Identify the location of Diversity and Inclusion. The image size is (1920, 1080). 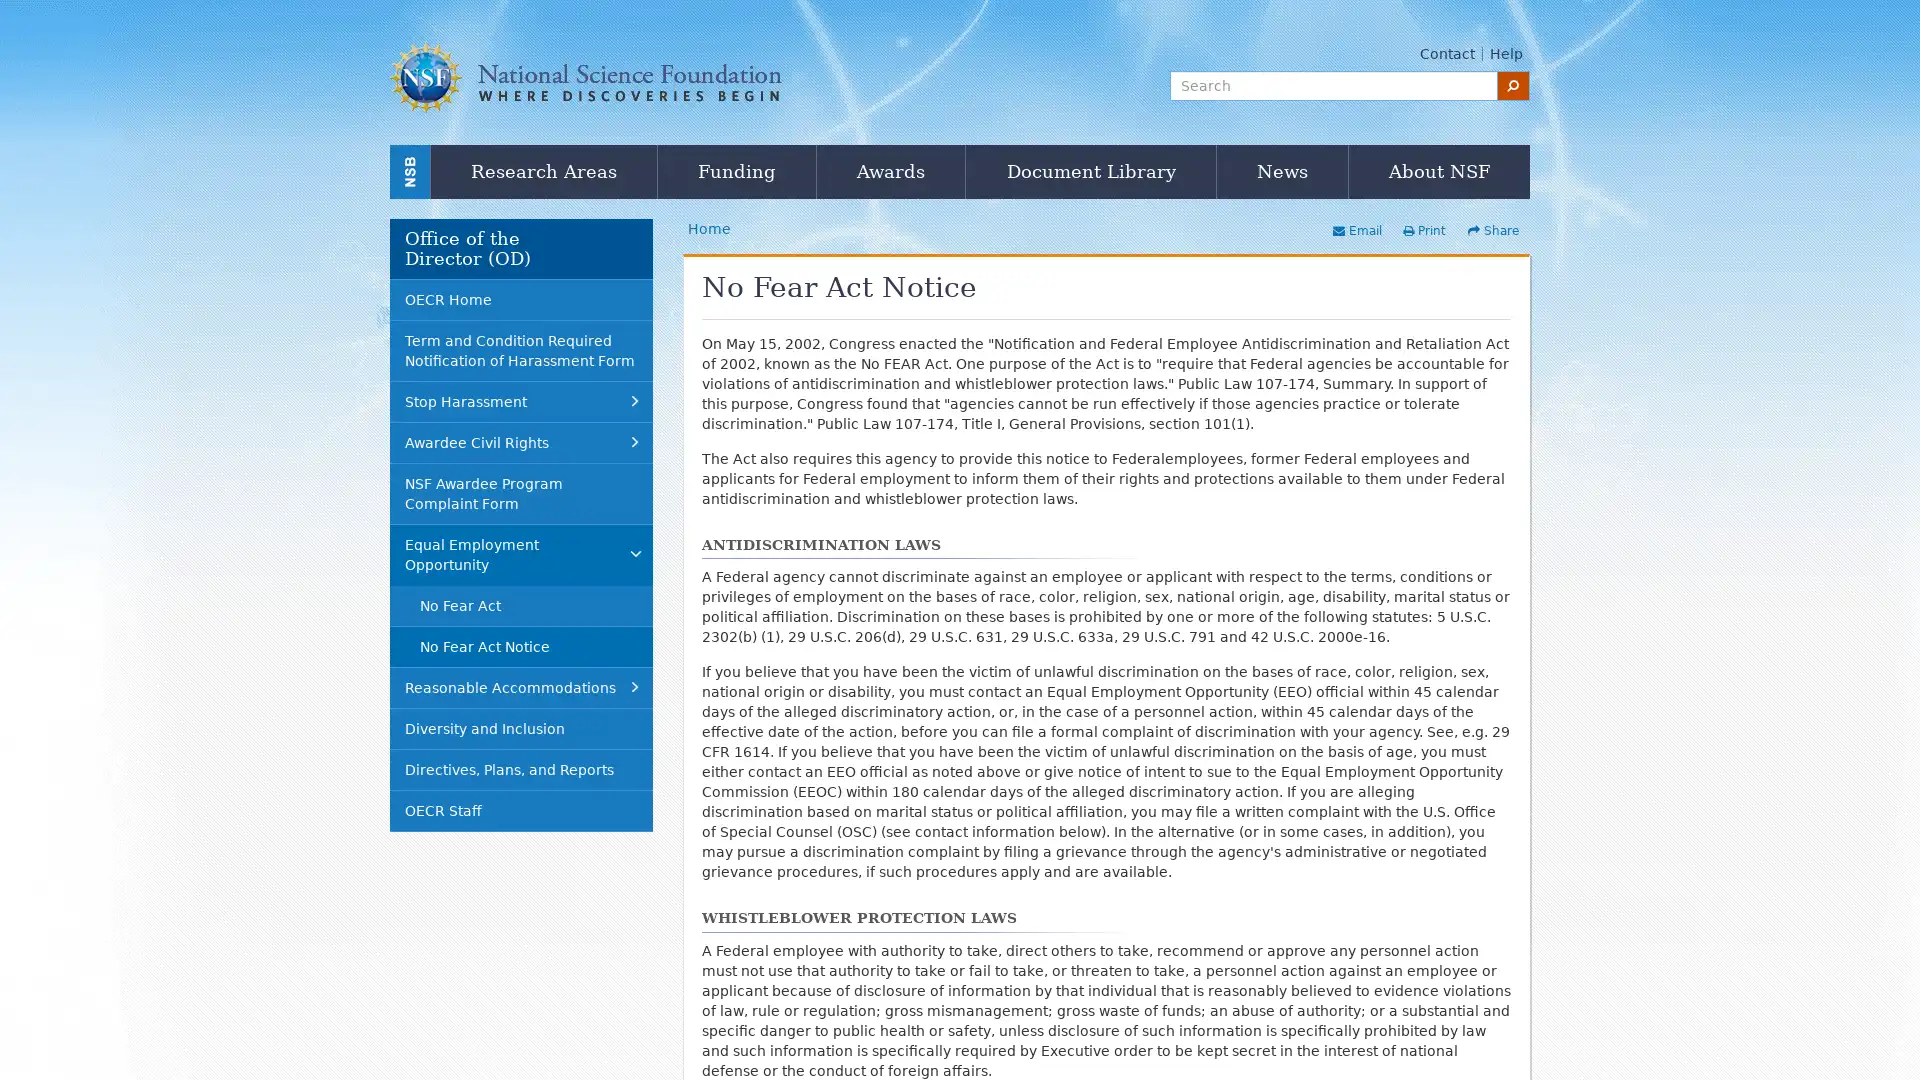
(521, 728).